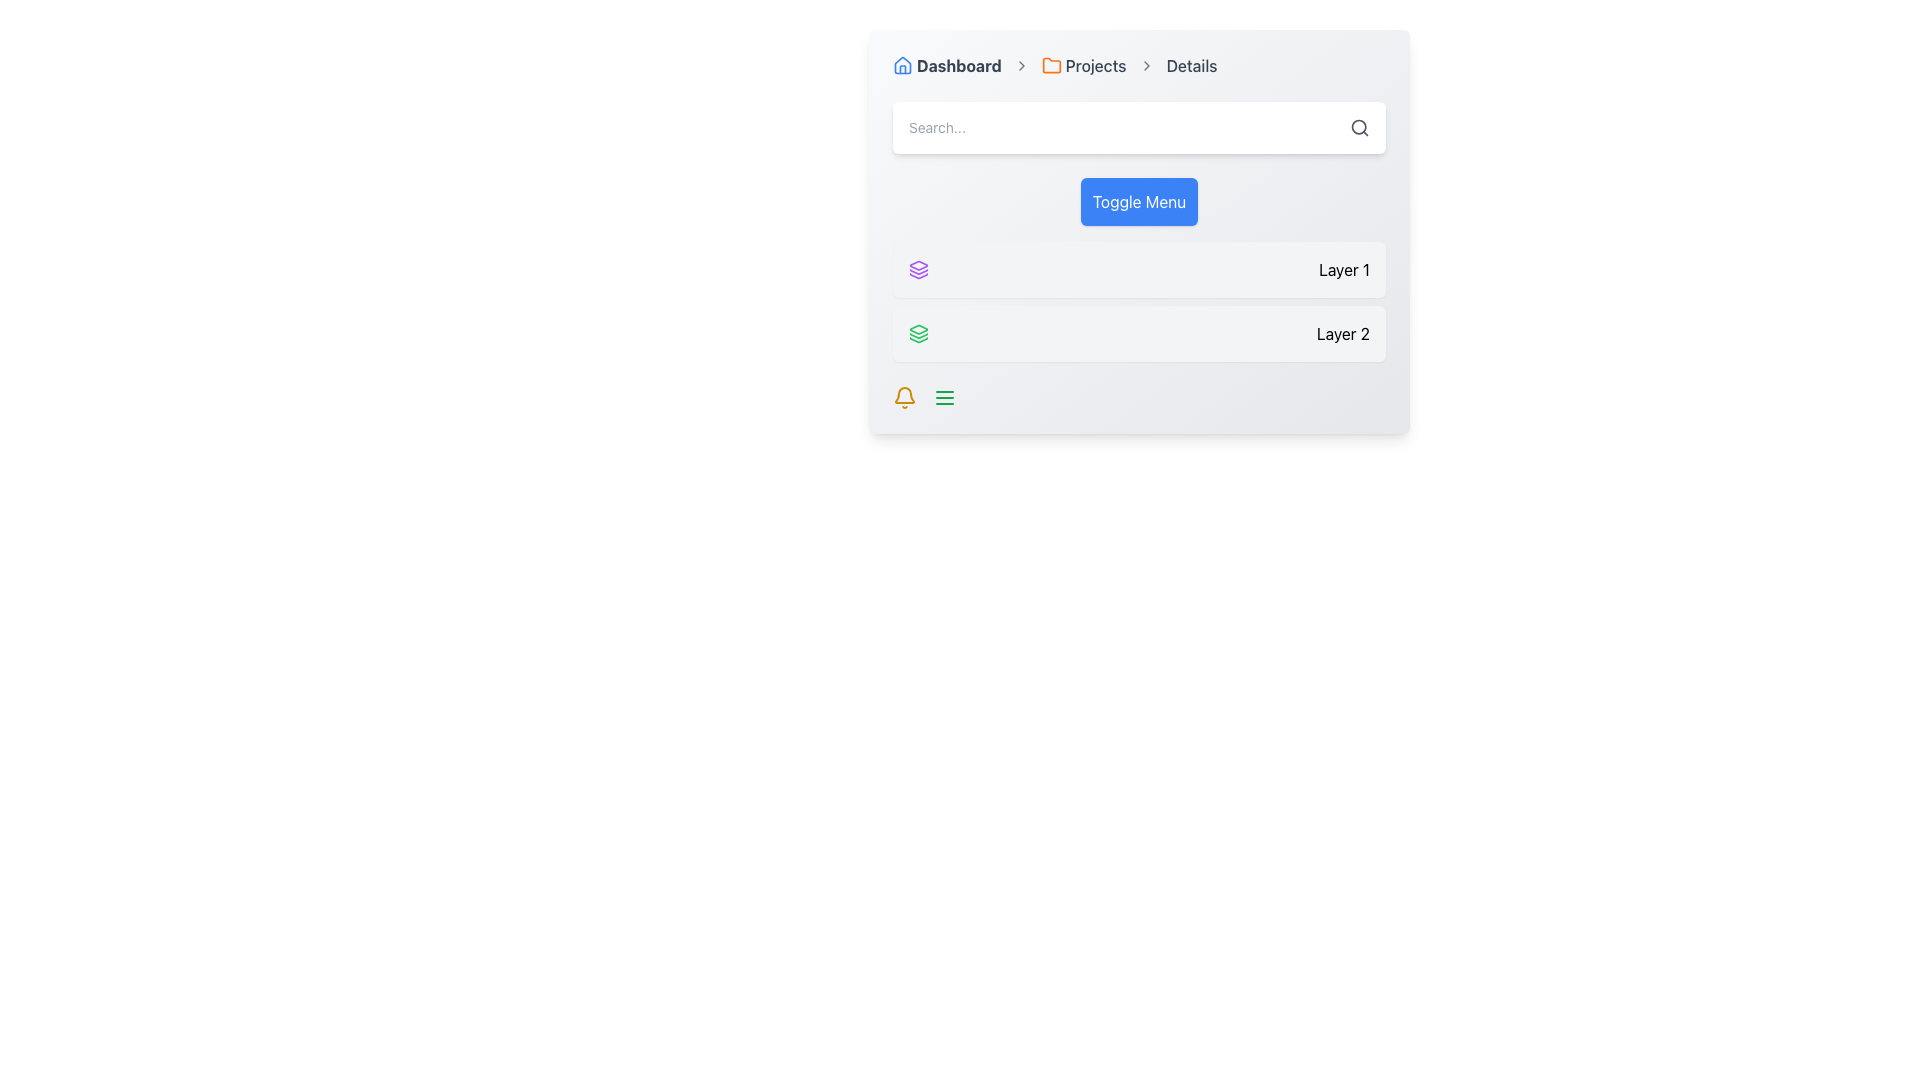 The width and height of the screenshot is (1920, 1080). What do you see at coordinates (1139, 64) in the screenshot?
I see `the 'Projects' link in the Breadcrumb navigation bar` at bounding box center [1139, 64].